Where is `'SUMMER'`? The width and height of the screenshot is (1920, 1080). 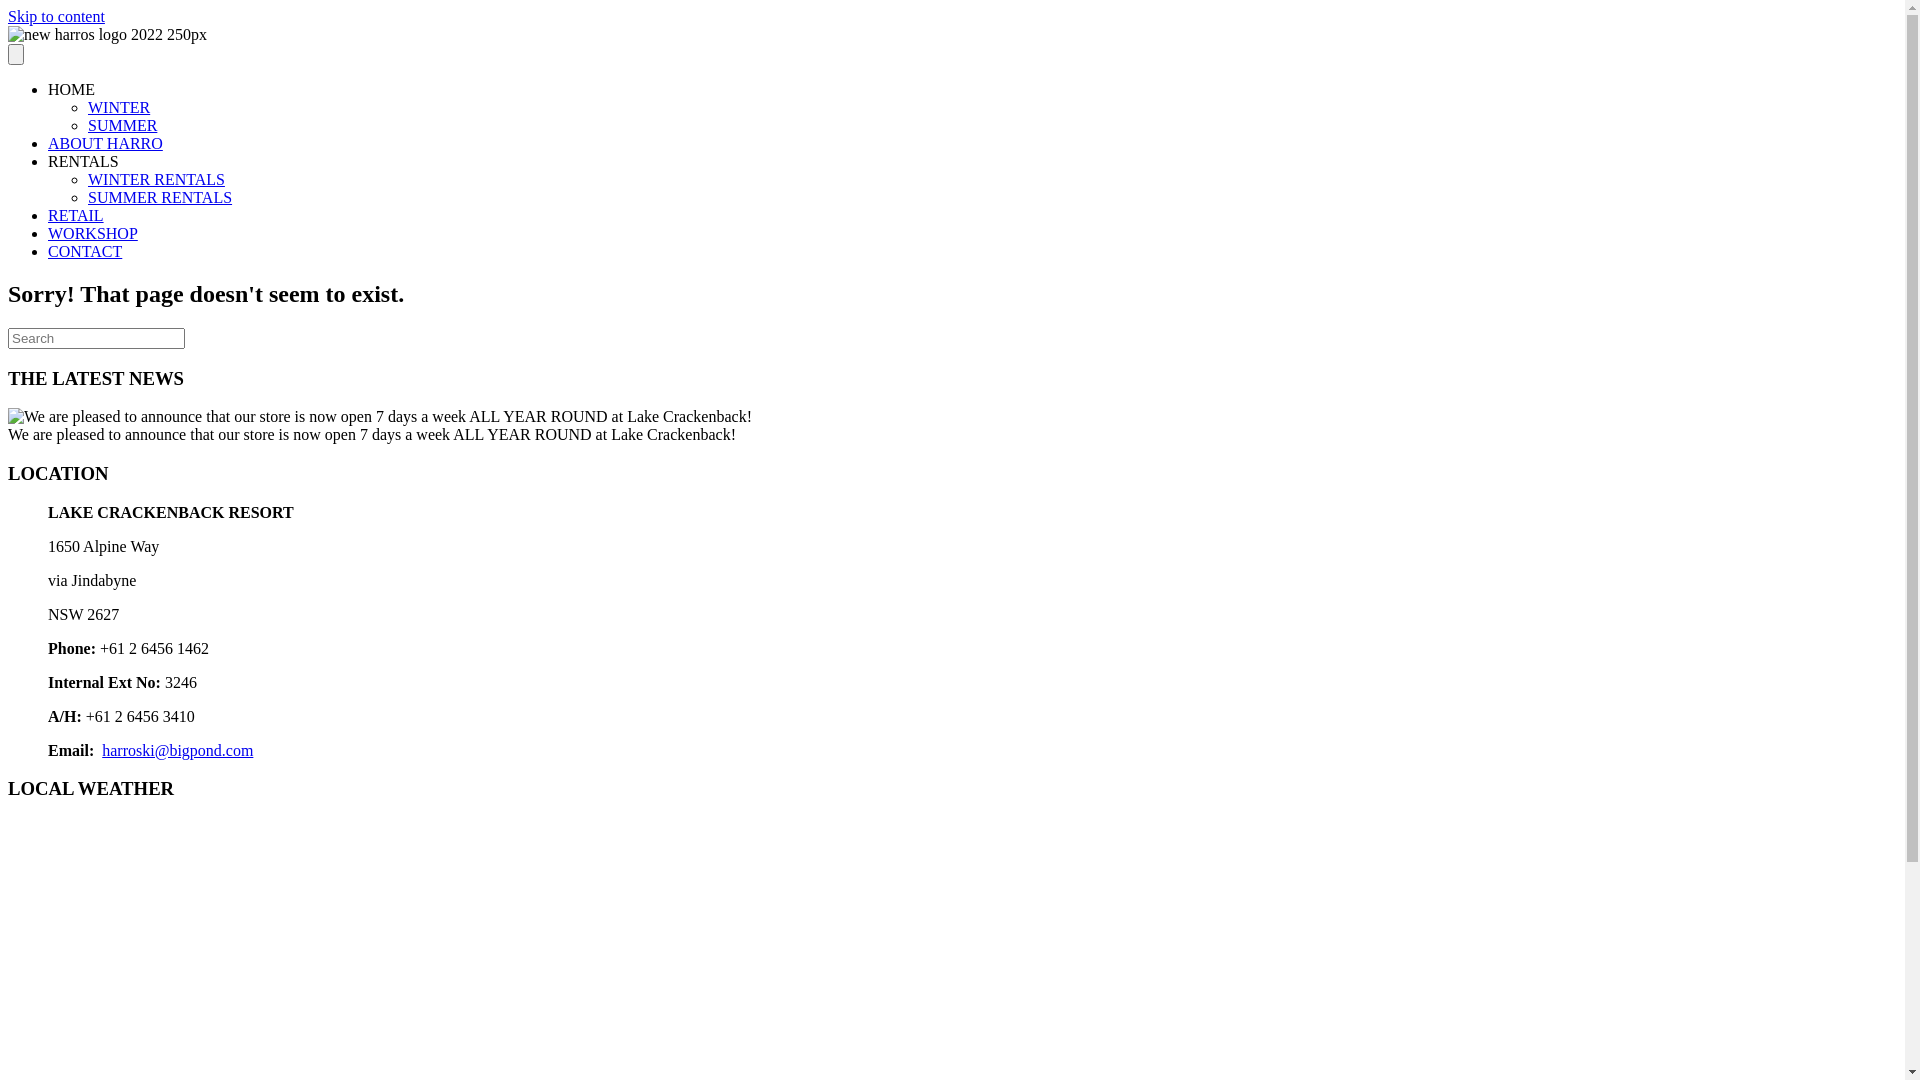
'SUMMER' is located at coordinates (121, 125).